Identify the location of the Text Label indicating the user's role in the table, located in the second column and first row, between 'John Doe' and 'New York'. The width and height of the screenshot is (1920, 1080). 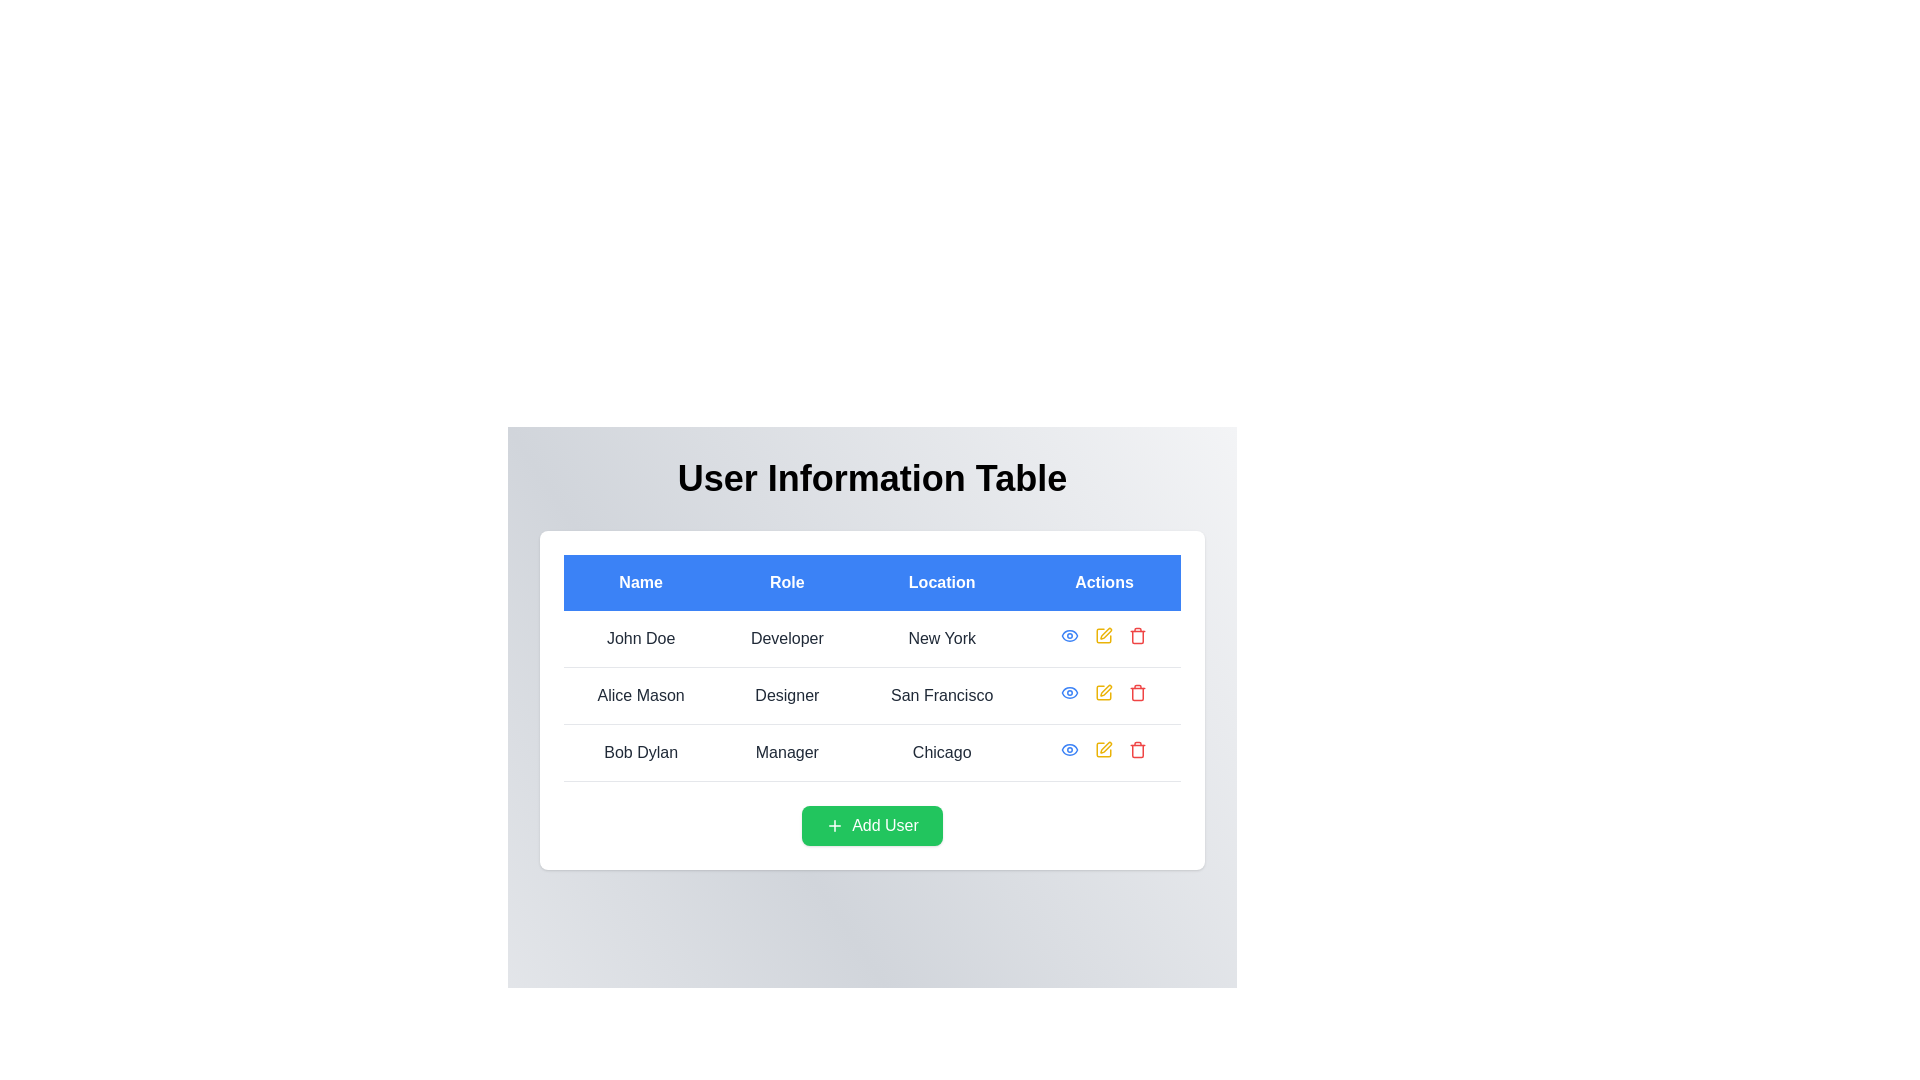
(786, 639).